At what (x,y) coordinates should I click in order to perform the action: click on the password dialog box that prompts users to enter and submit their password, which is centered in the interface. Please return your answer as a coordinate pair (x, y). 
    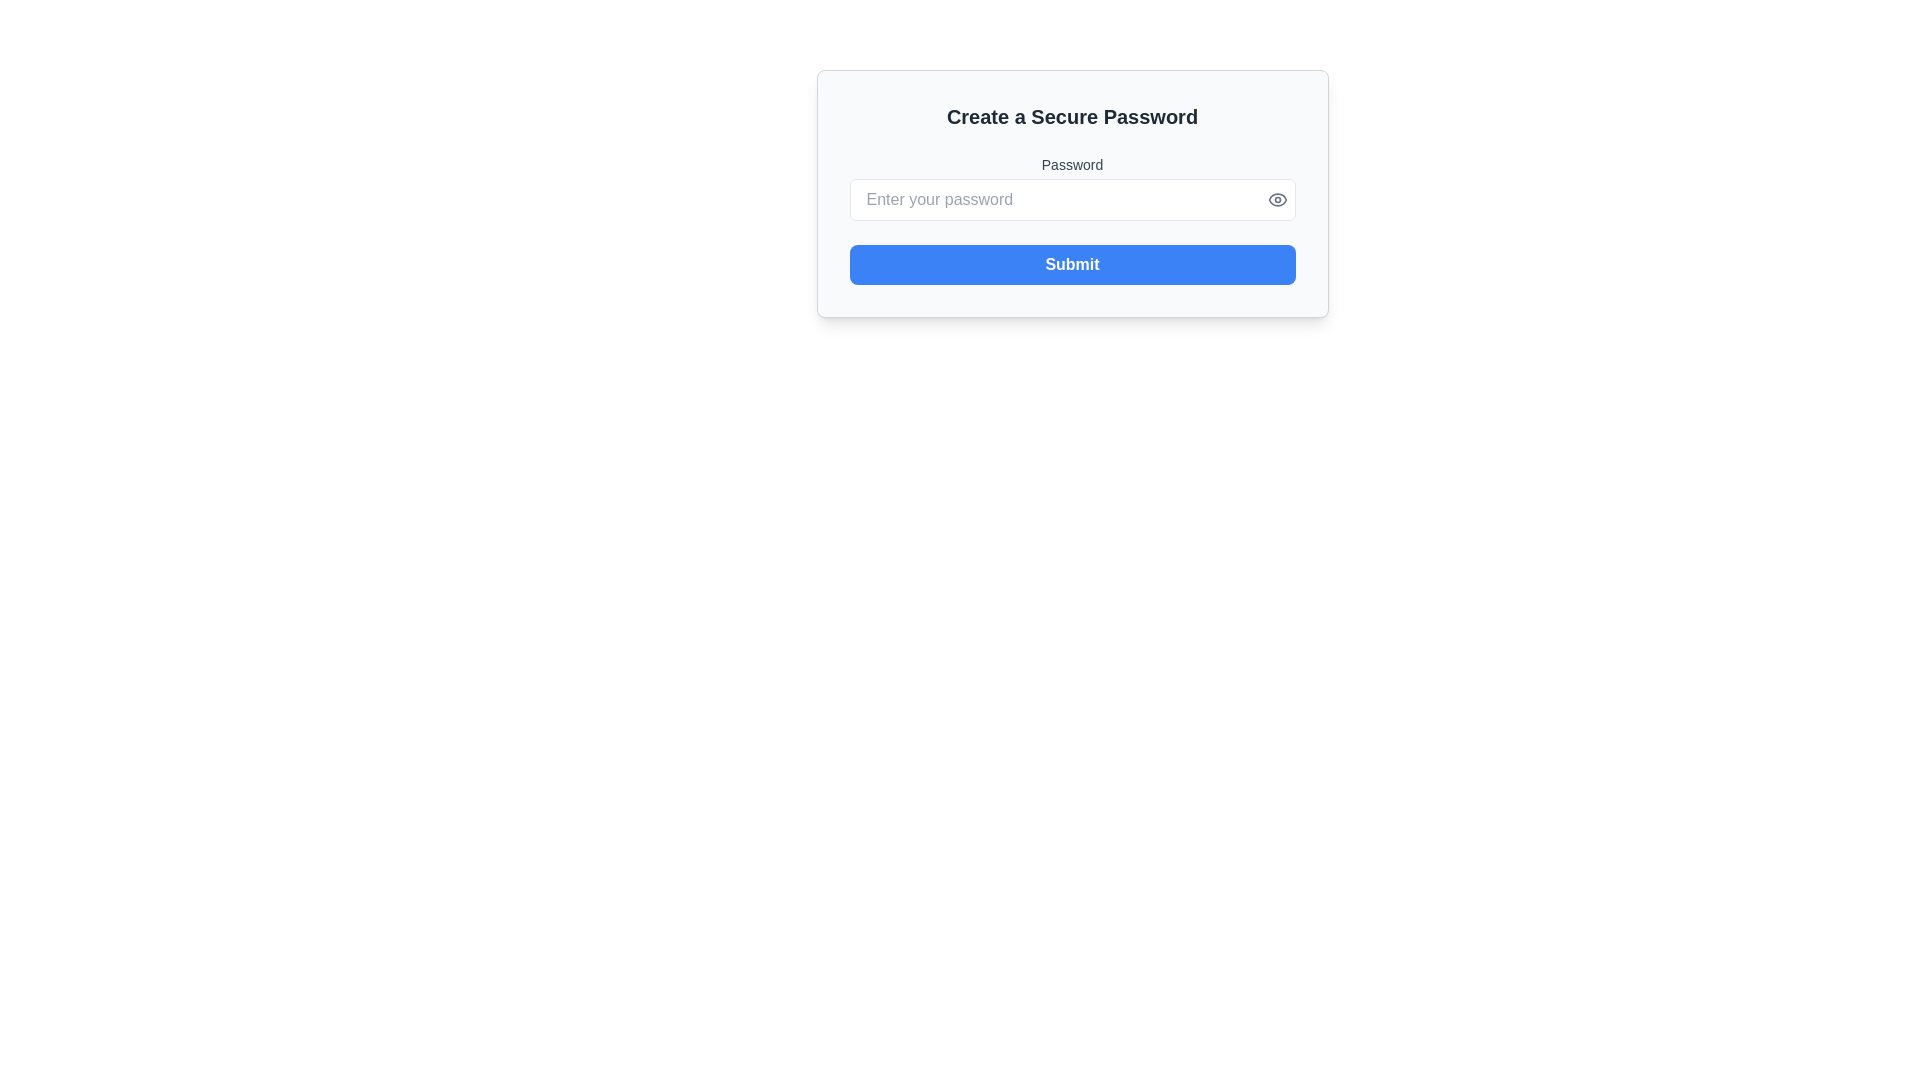
    Looking at the image, I should click on (1071, 193).